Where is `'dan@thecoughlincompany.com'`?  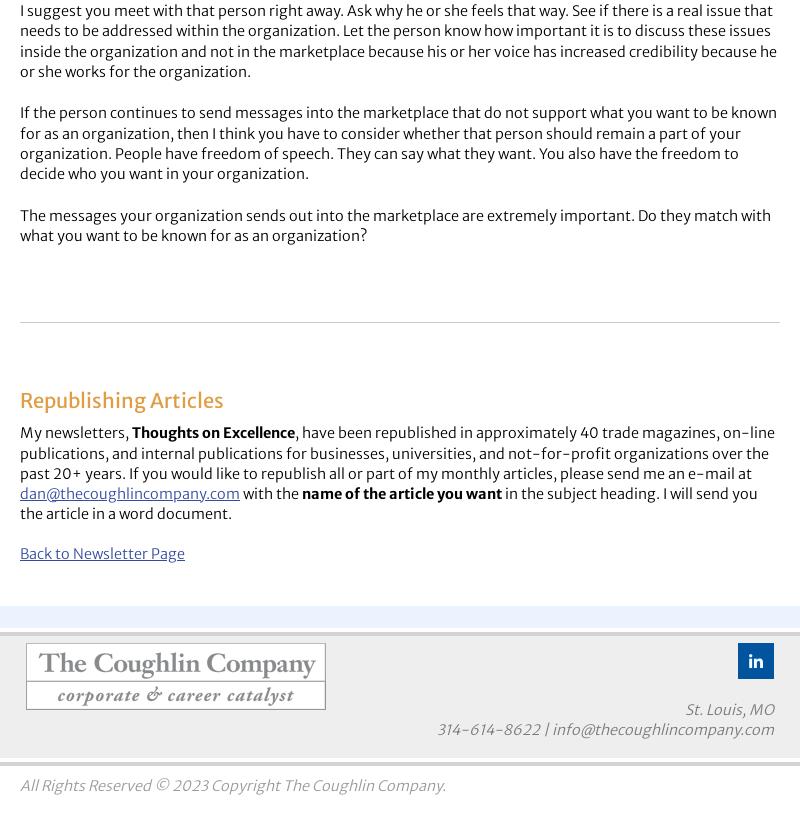
'dan@thecoughlincompany.com' is located at coordinates (129, 493).